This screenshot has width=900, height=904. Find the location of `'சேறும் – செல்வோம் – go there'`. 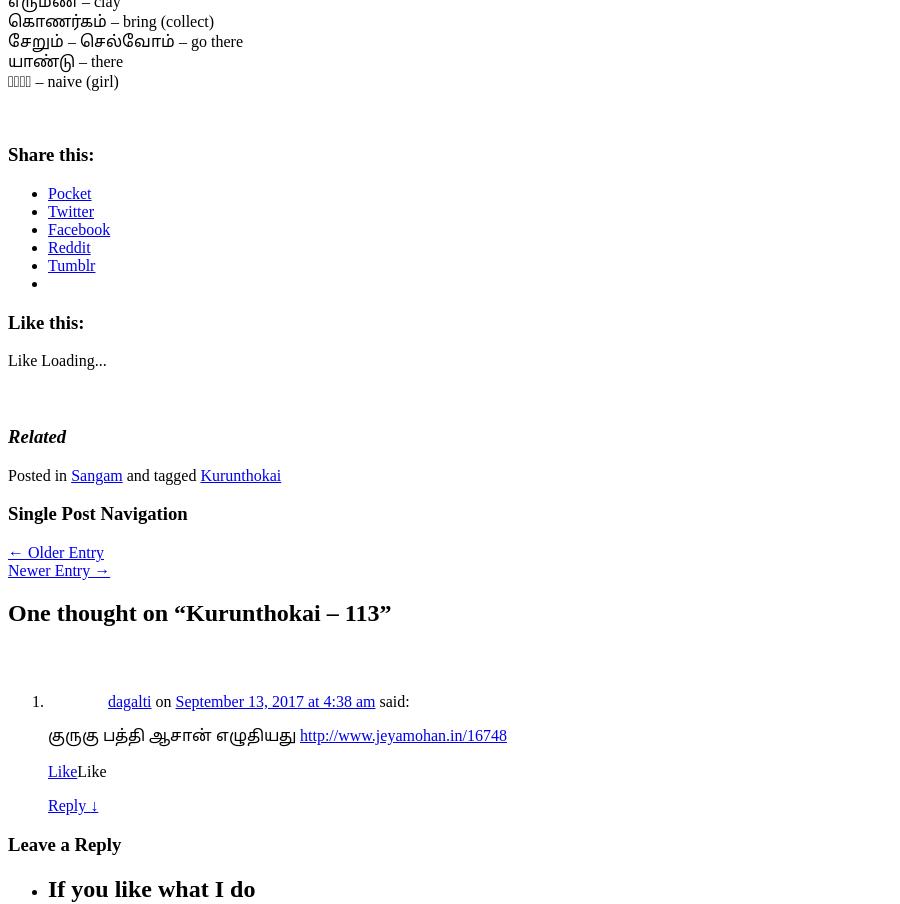

'சேறும் – செல்வோம் – go there' is located at coordinates (125, 40).